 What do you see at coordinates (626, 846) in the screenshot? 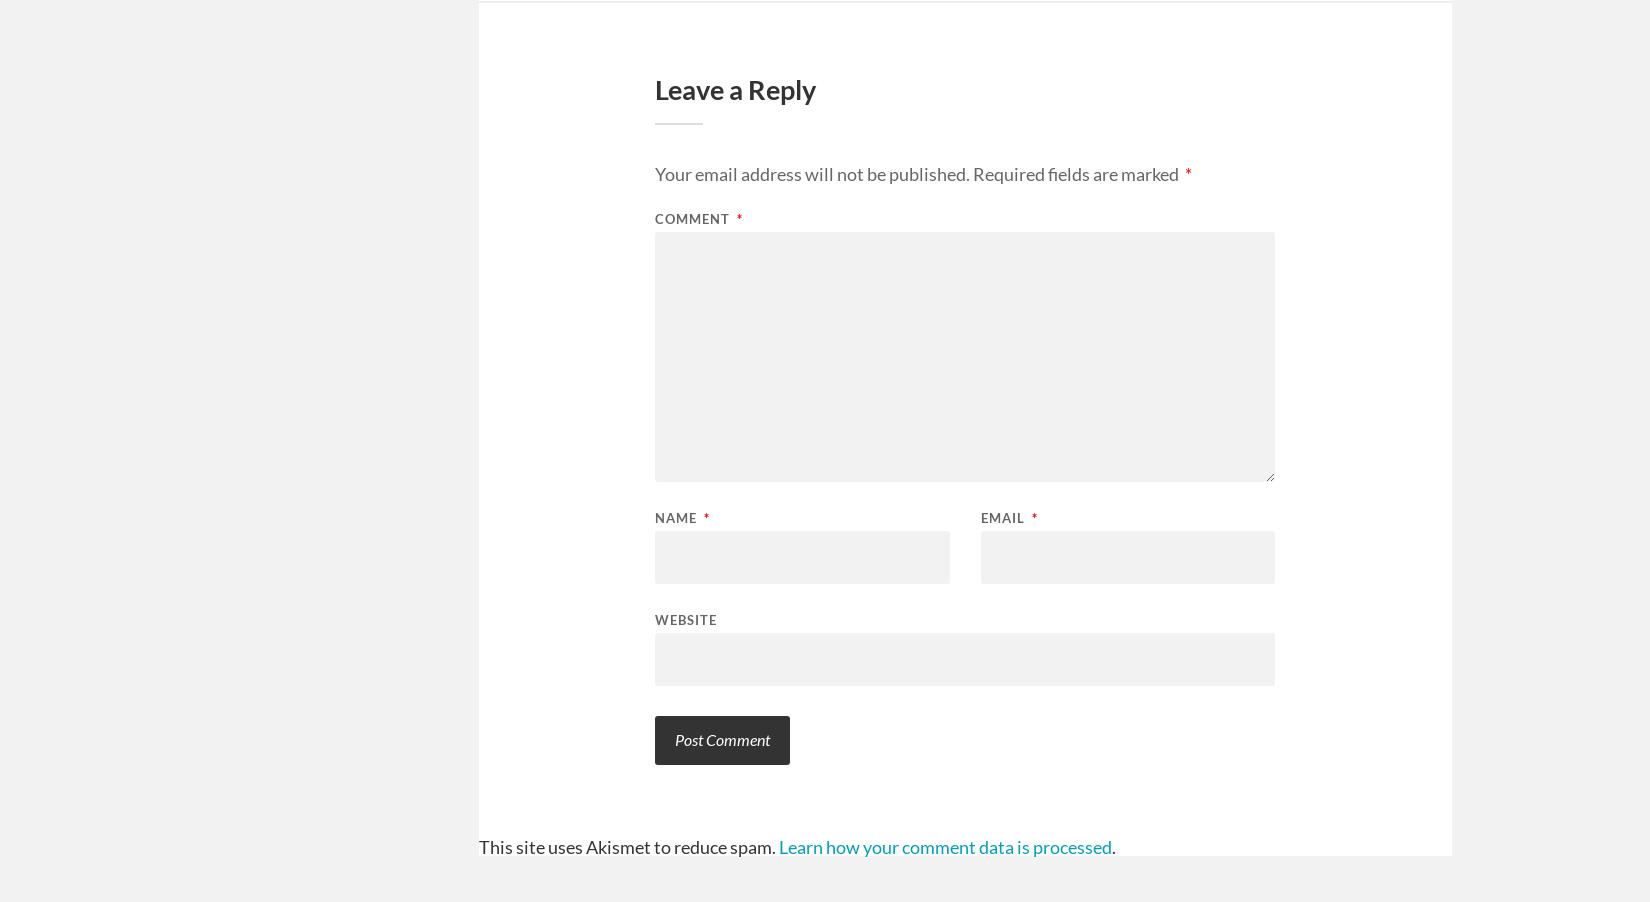
I see `'This site uses Akismet to reduce spam.'` at bounding box center [626, 846].